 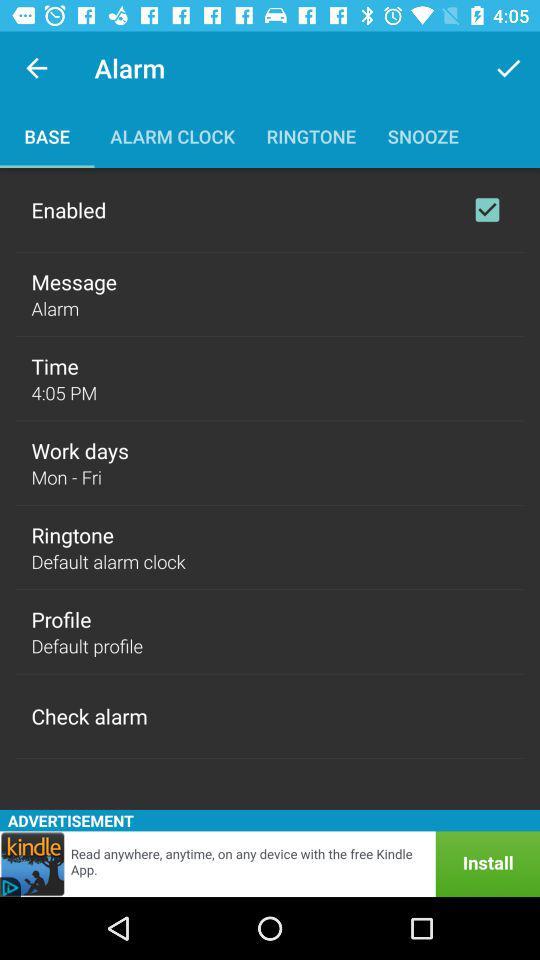 I want to click on icon above the base, so click(x=36, y=68).